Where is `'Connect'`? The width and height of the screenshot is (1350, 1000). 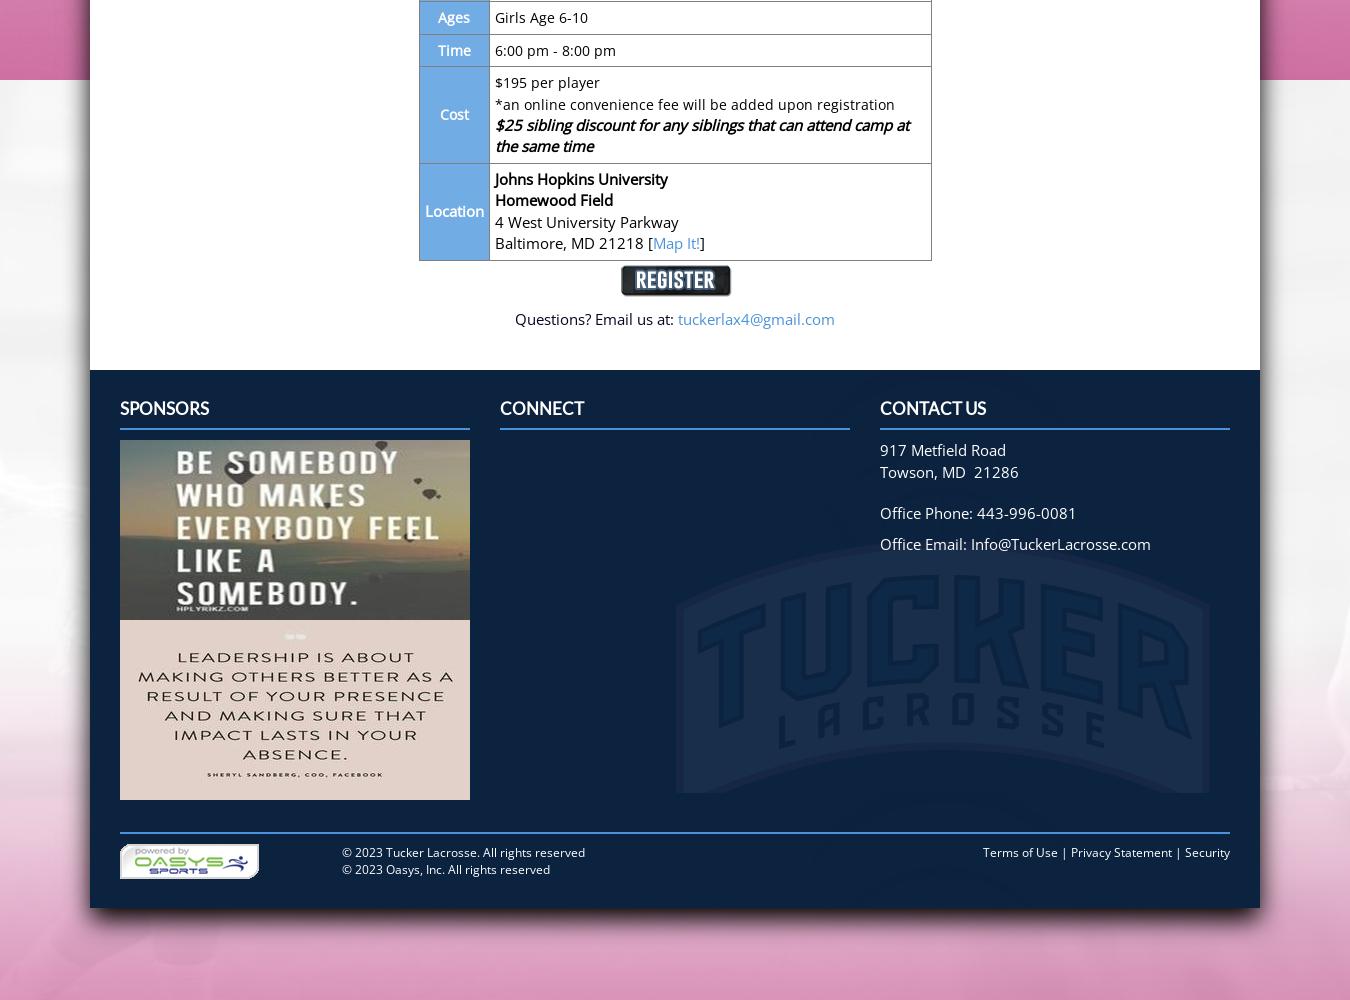 'Connect' is located at coordinates (541, 408).